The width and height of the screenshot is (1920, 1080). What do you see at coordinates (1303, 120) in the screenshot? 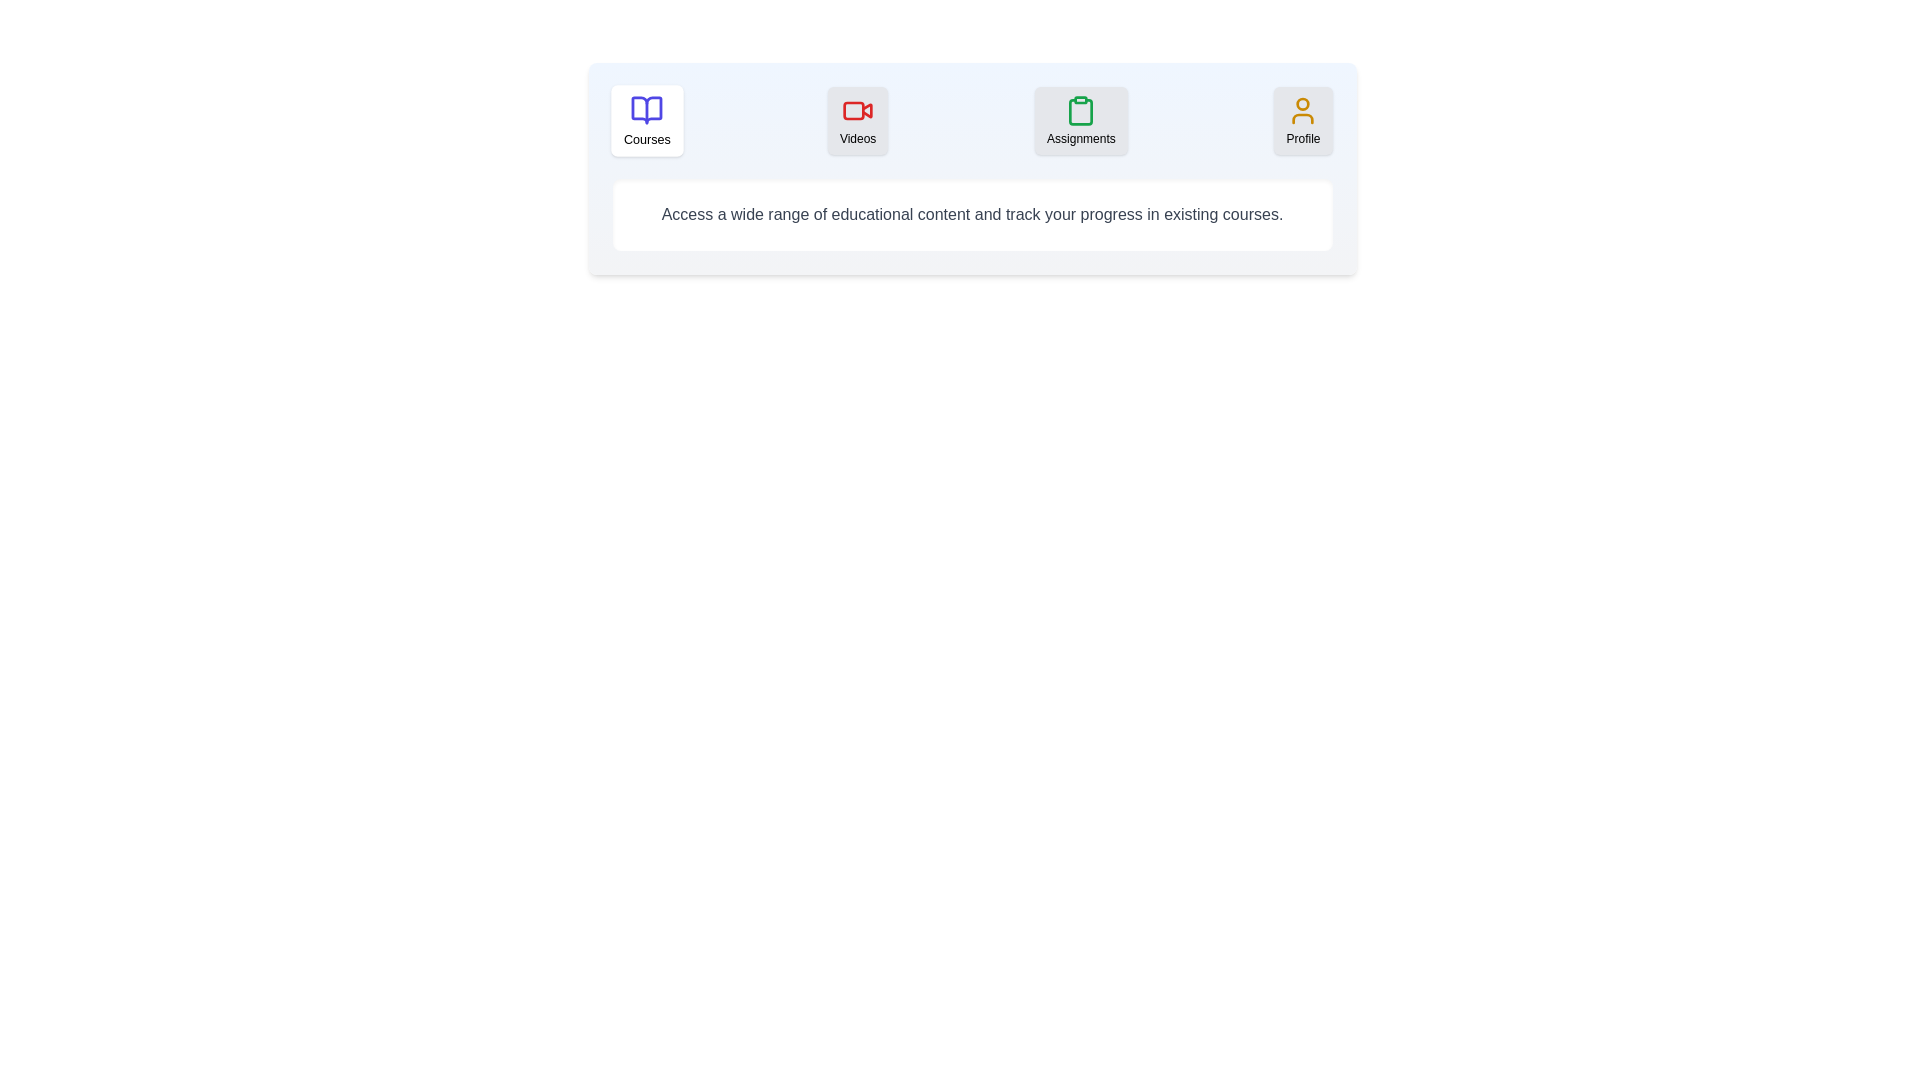
I see `the tab labeled Profile to observe its hover effect` at bounding box center [1303, 120].